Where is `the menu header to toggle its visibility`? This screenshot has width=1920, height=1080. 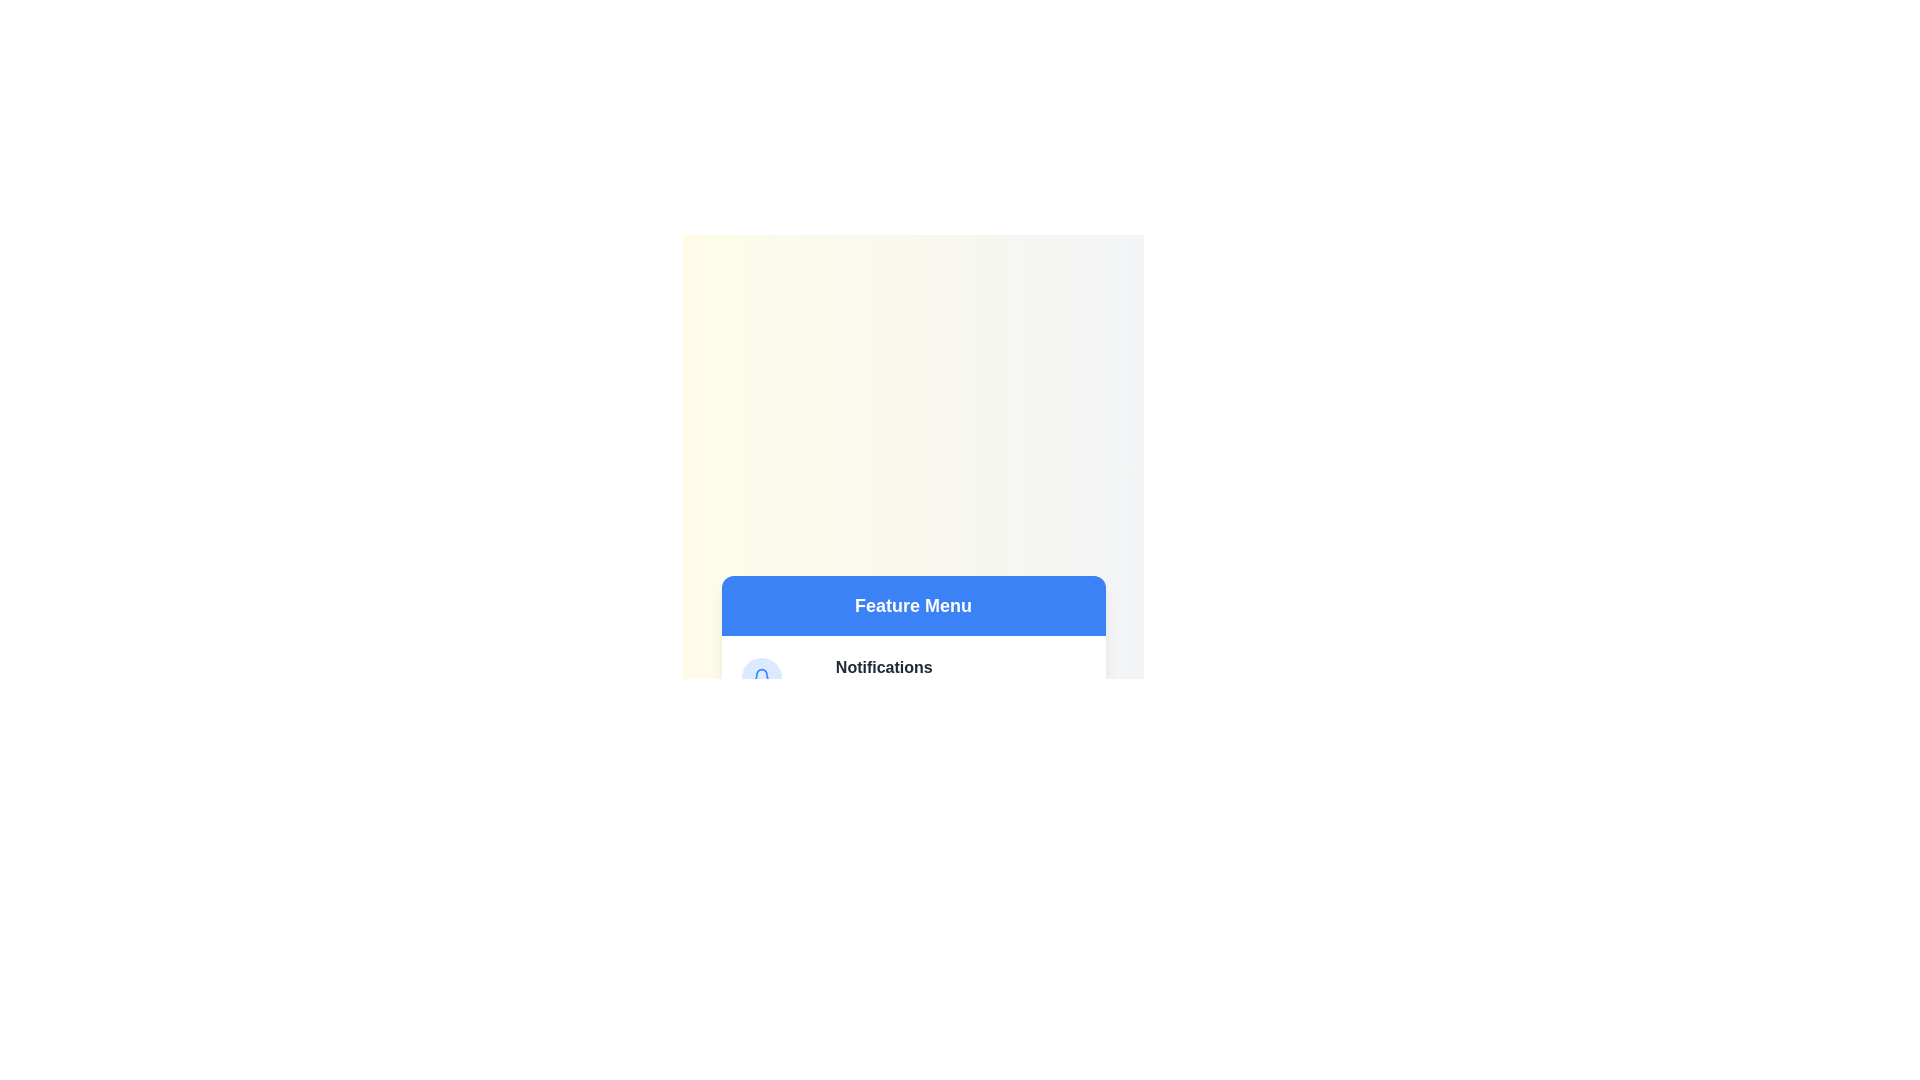 the menu header to toggle its visibility is located at coordinates (912, 604).